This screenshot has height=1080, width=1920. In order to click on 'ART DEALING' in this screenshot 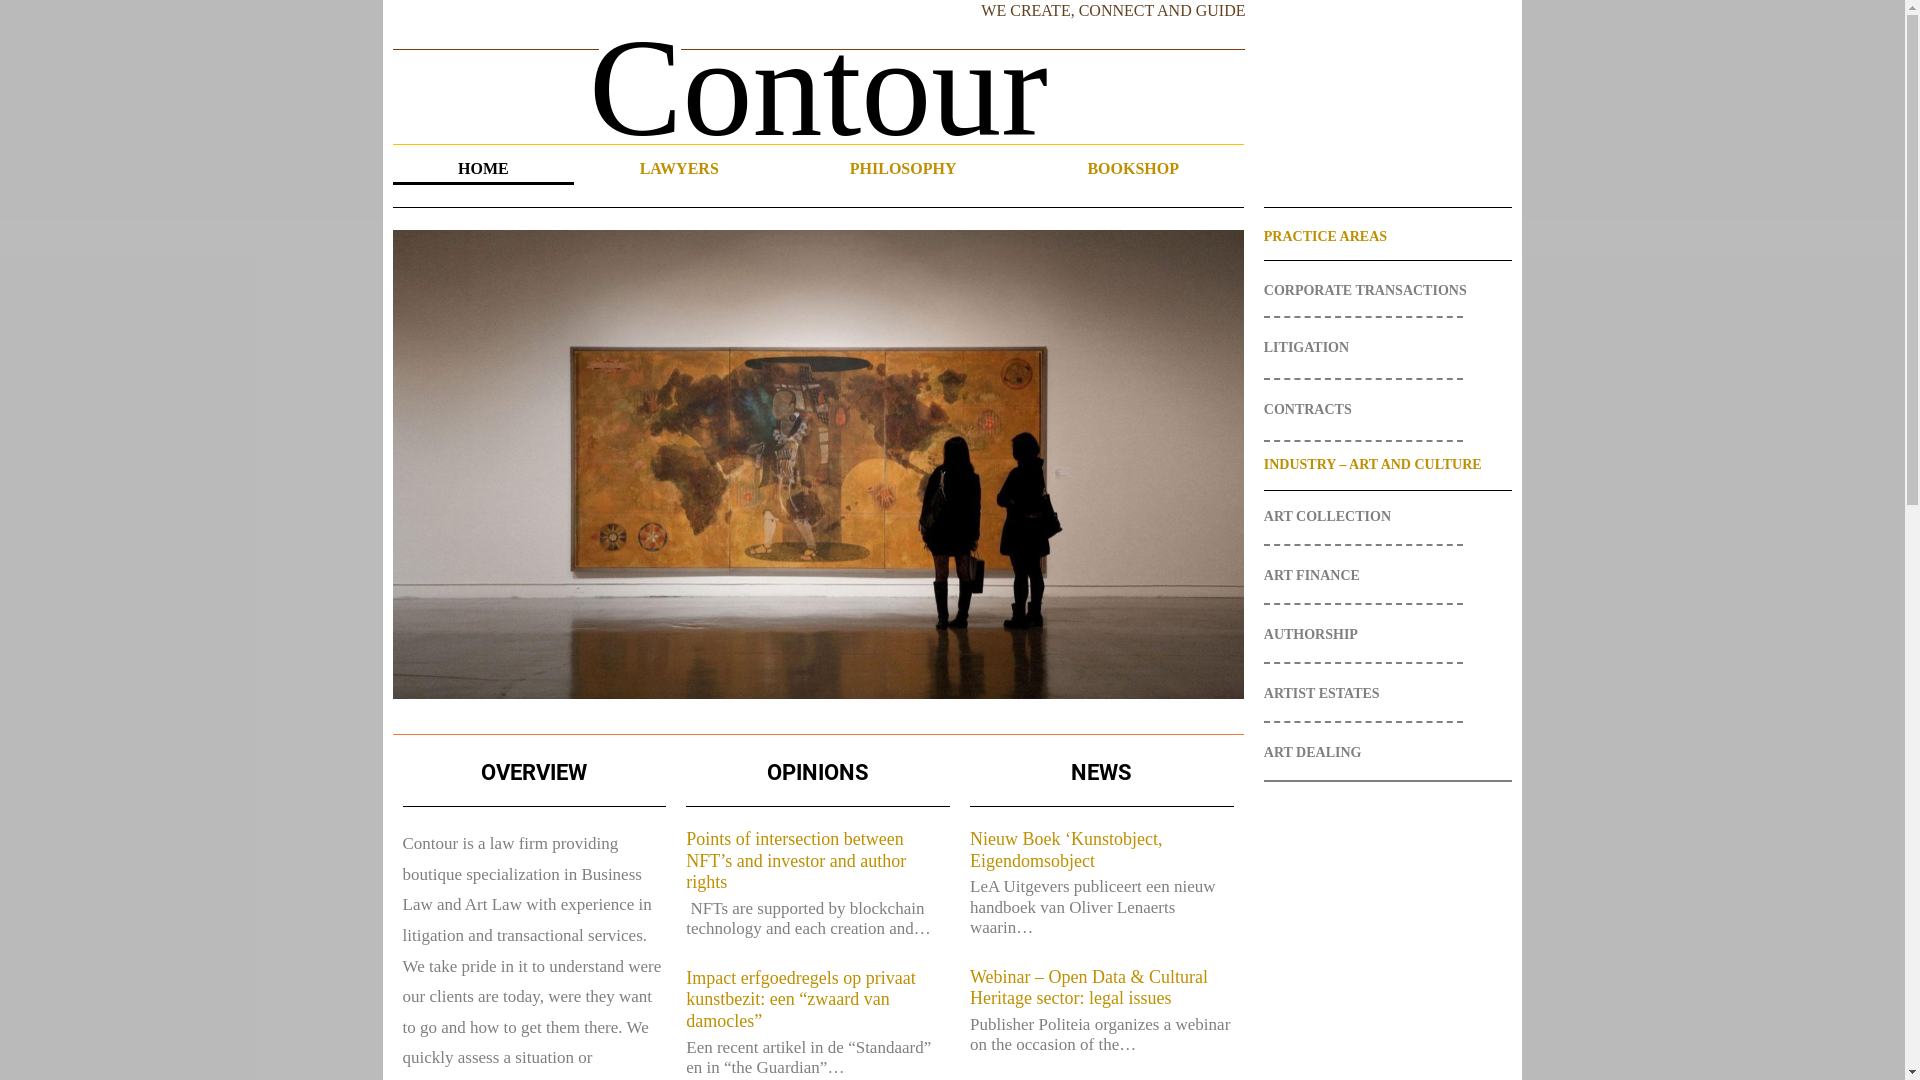, I will do `click(1387, 752)`.